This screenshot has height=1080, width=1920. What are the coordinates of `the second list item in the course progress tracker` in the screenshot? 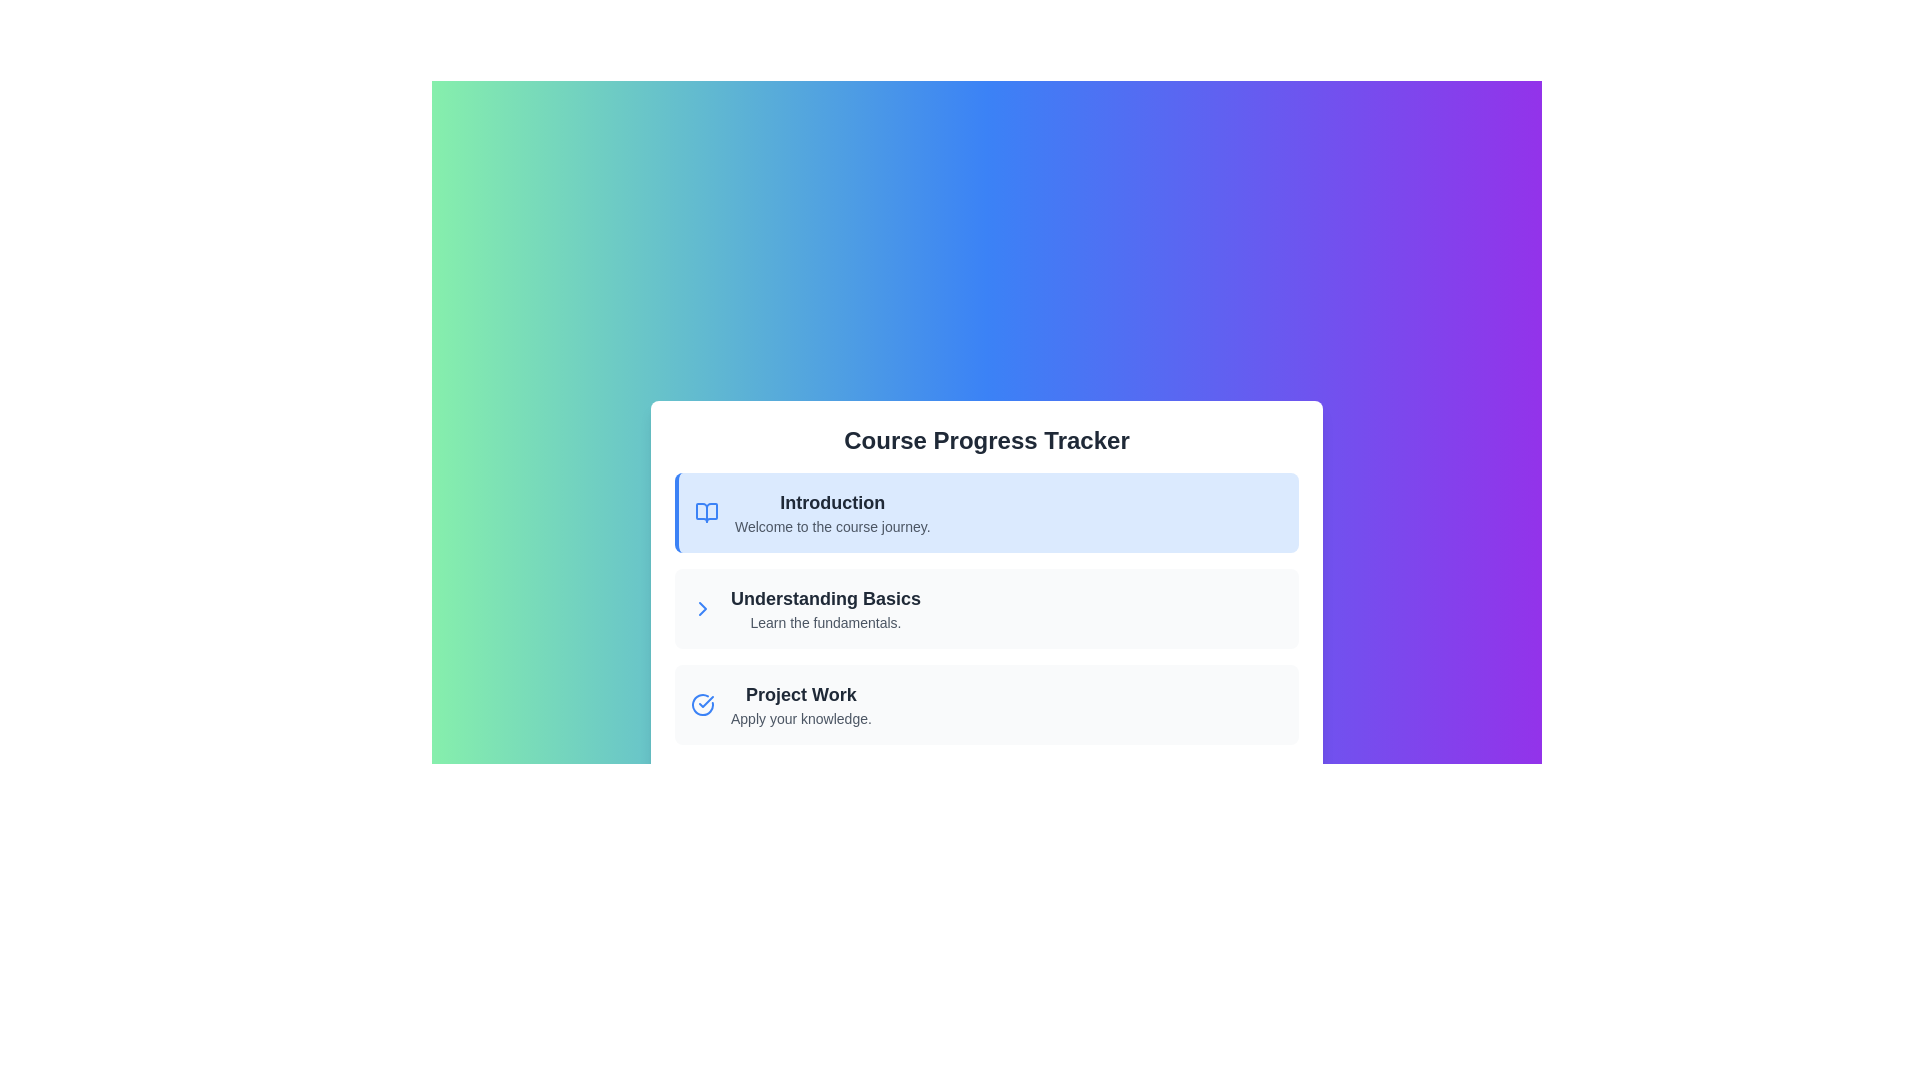 It's located at (987, 608).